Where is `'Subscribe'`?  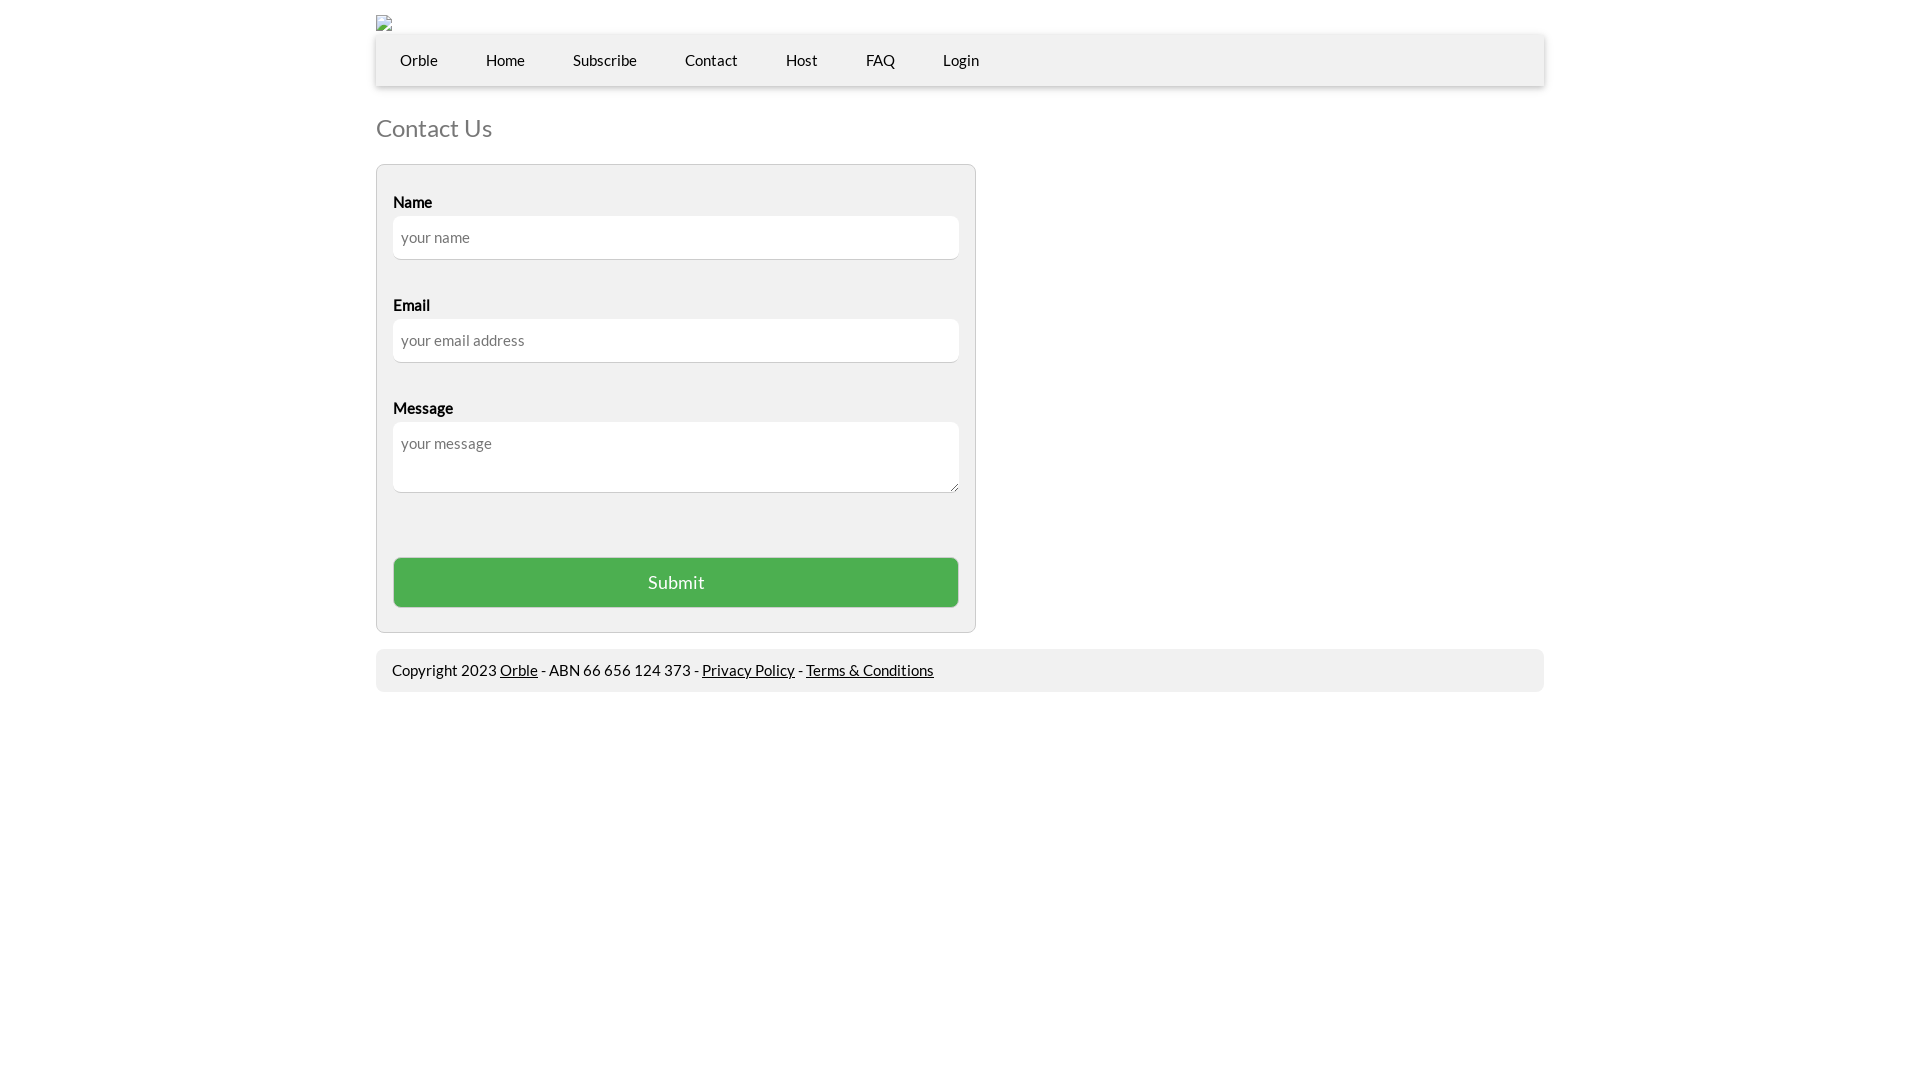
'Subscribe' is located at coordinates (548, 59).